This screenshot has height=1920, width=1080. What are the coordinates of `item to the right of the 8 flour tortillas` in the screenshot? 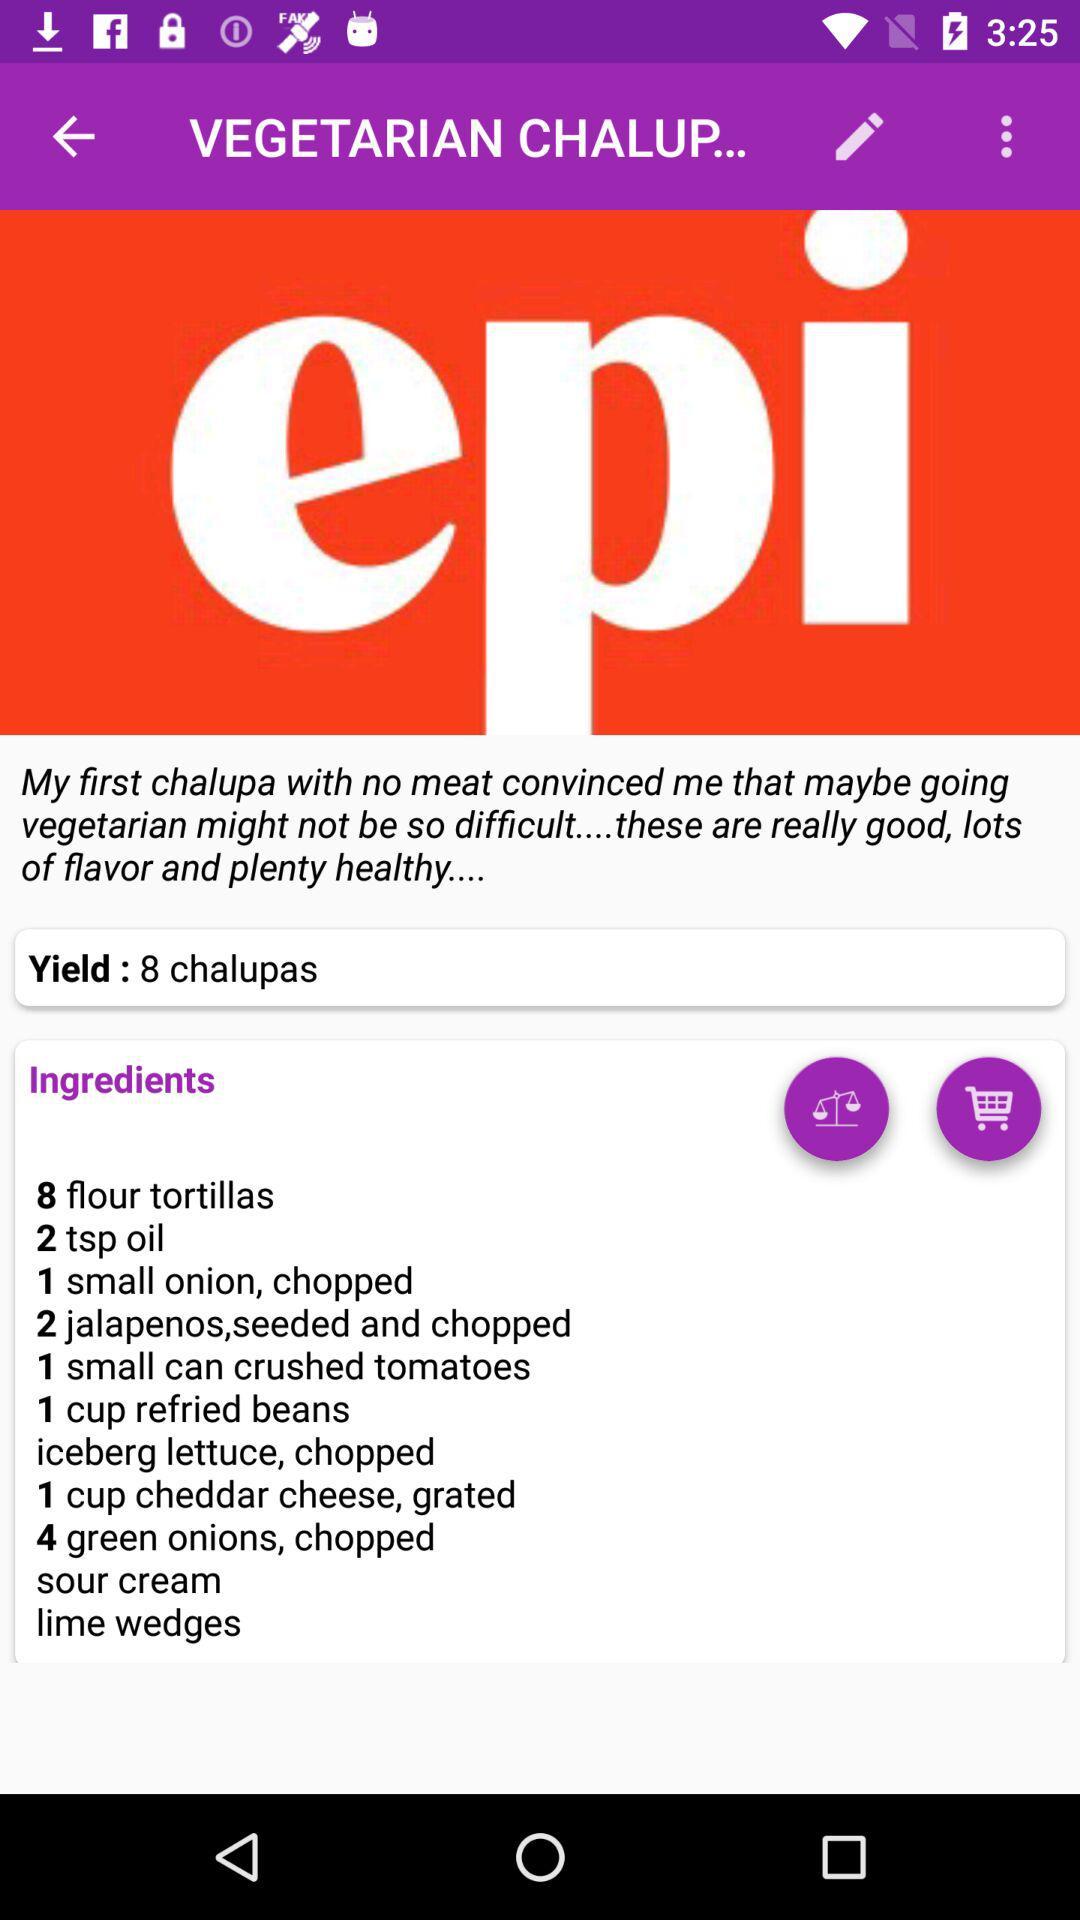 It's located at (836, 1115).